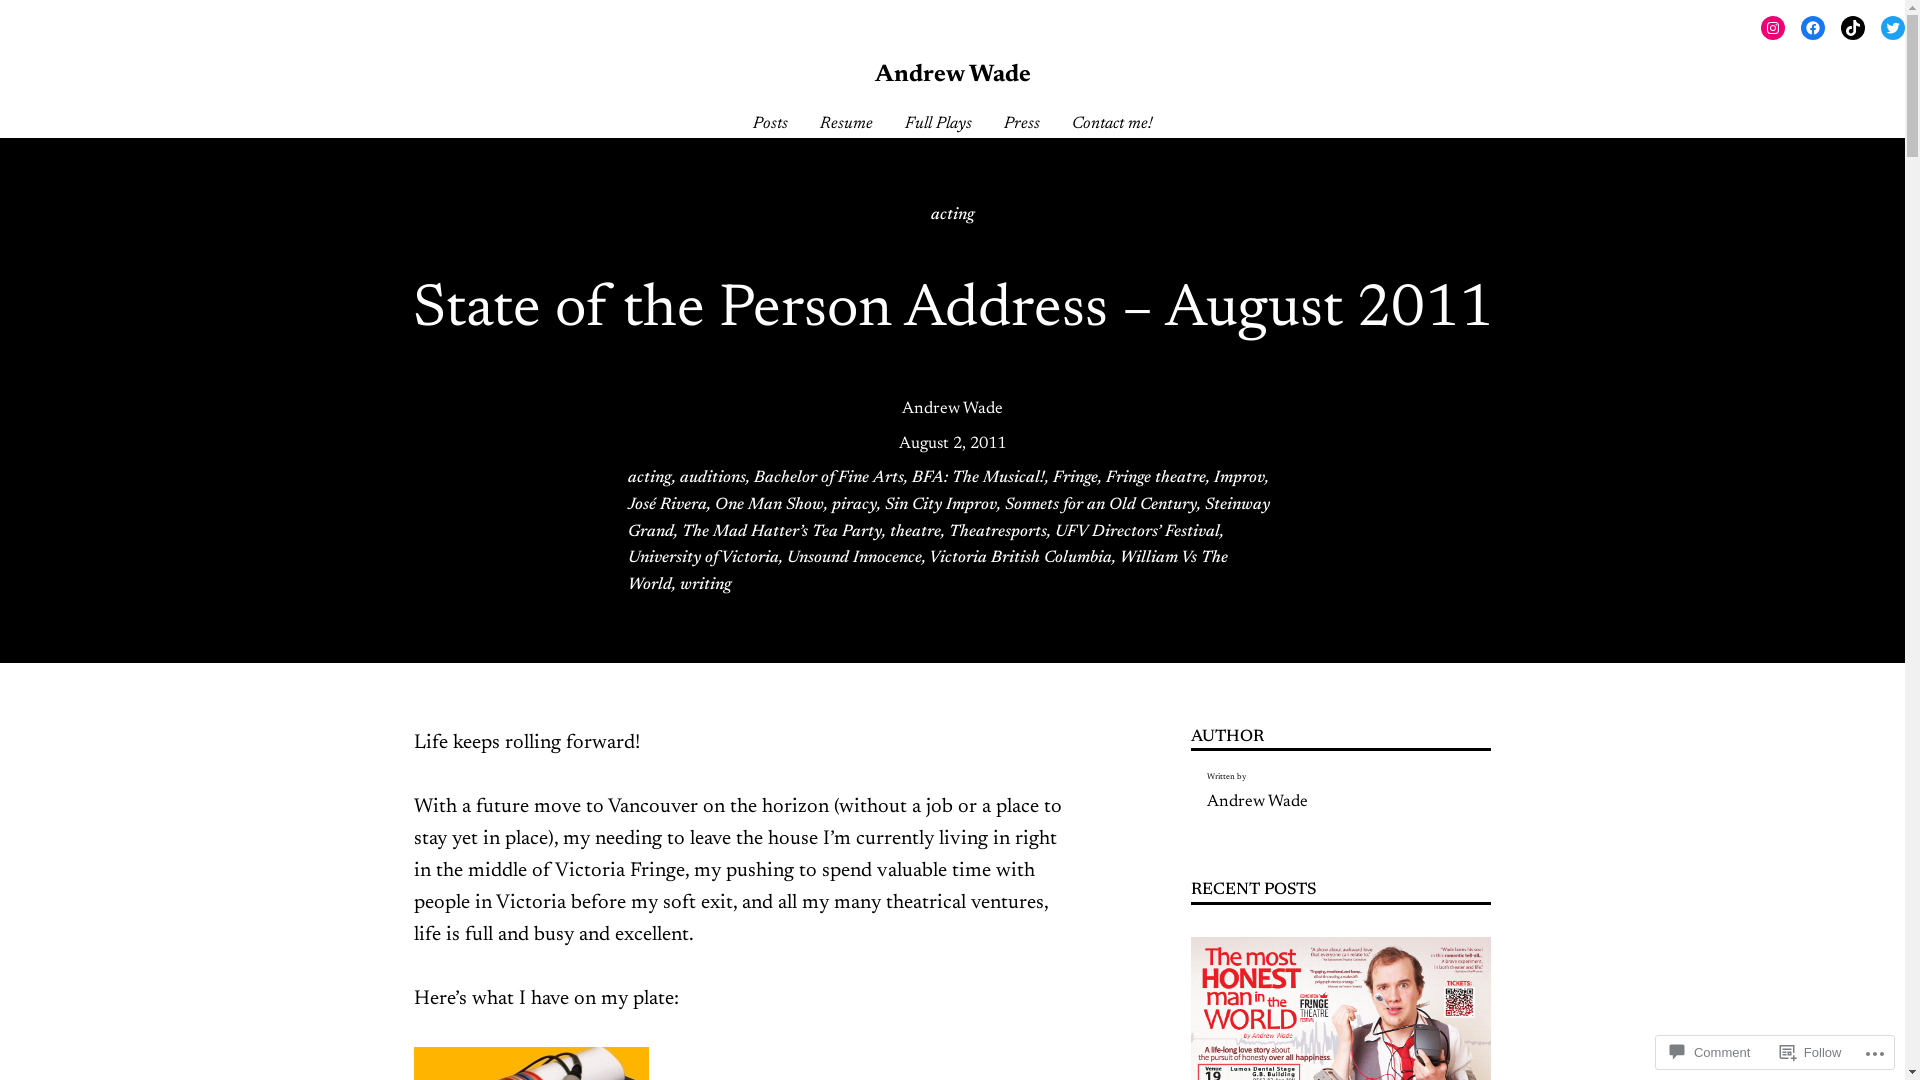 This screenshot has width=1920, height=1080. I want to click on 'University of Victoria', so click(627, 558).